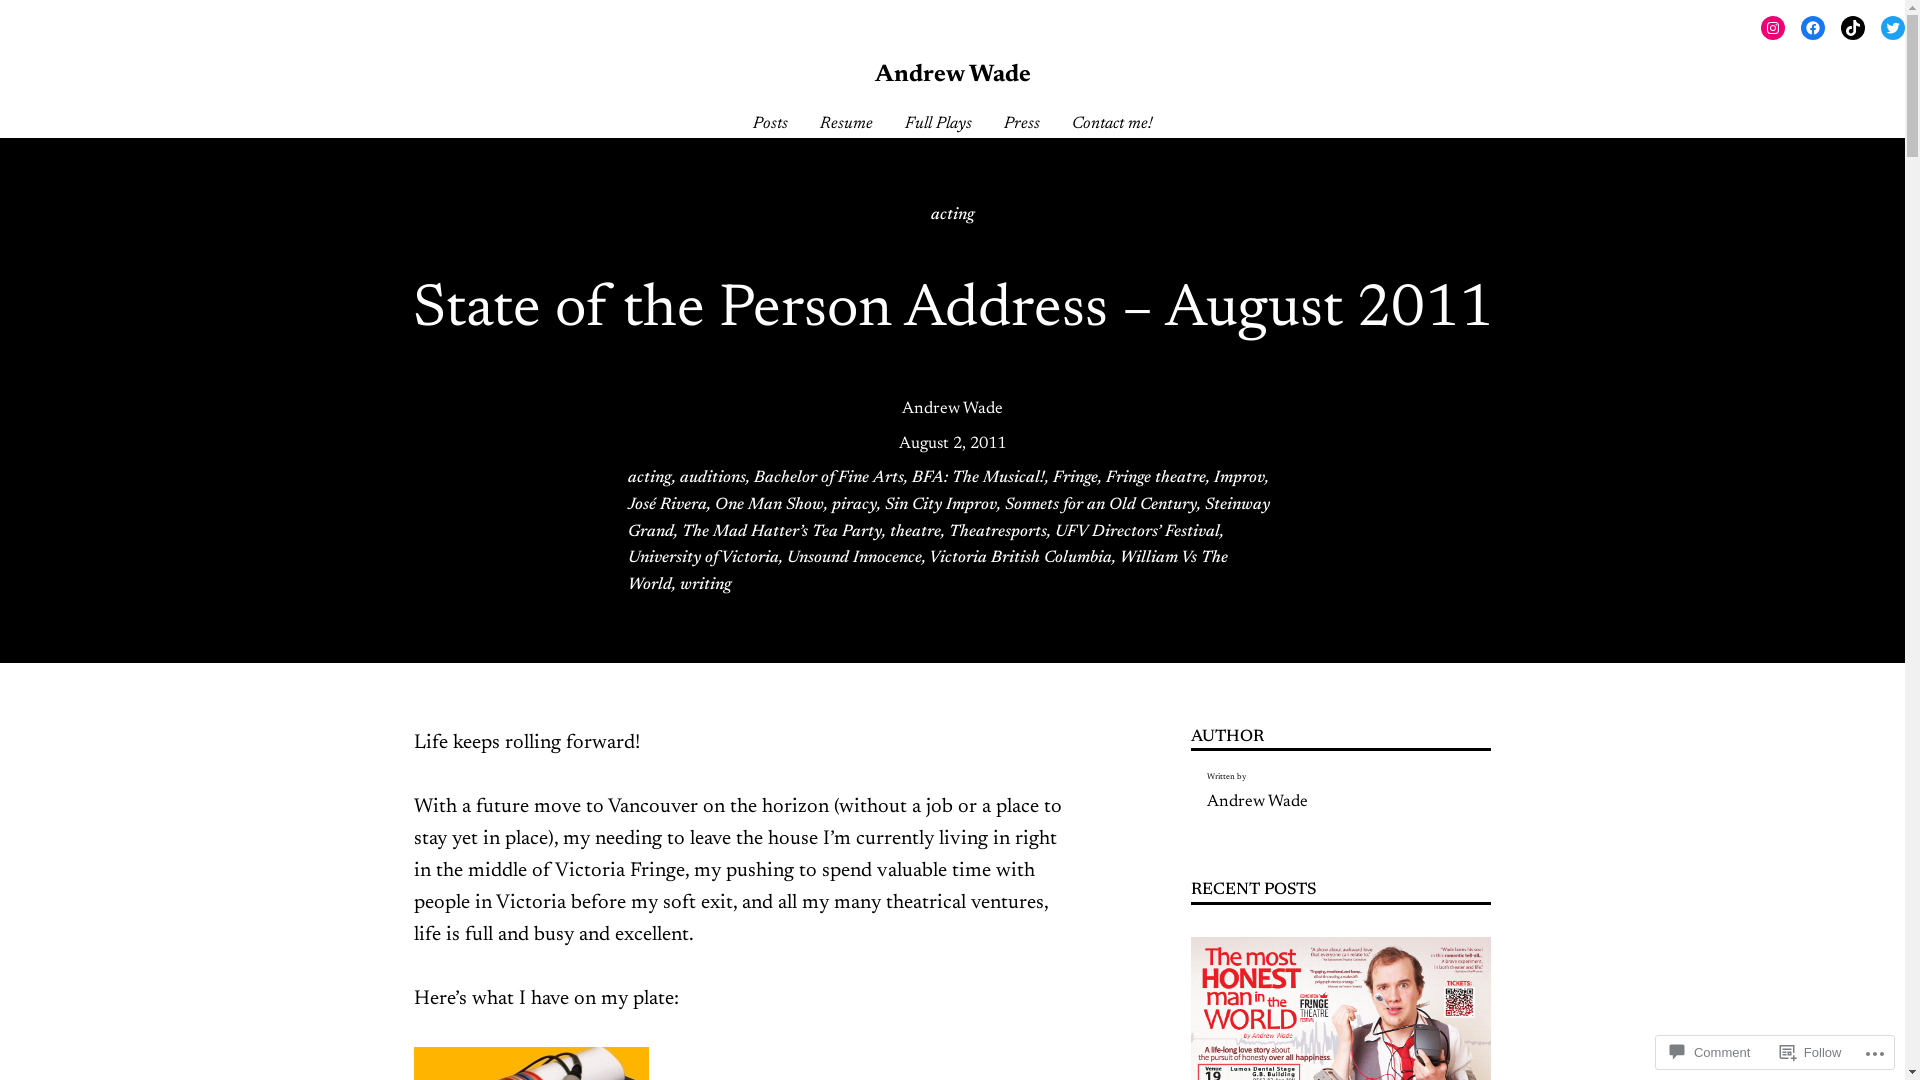 This screenshot has width=1920, height=1080. I want to click on 'University of Victoria', so click(627, 558).